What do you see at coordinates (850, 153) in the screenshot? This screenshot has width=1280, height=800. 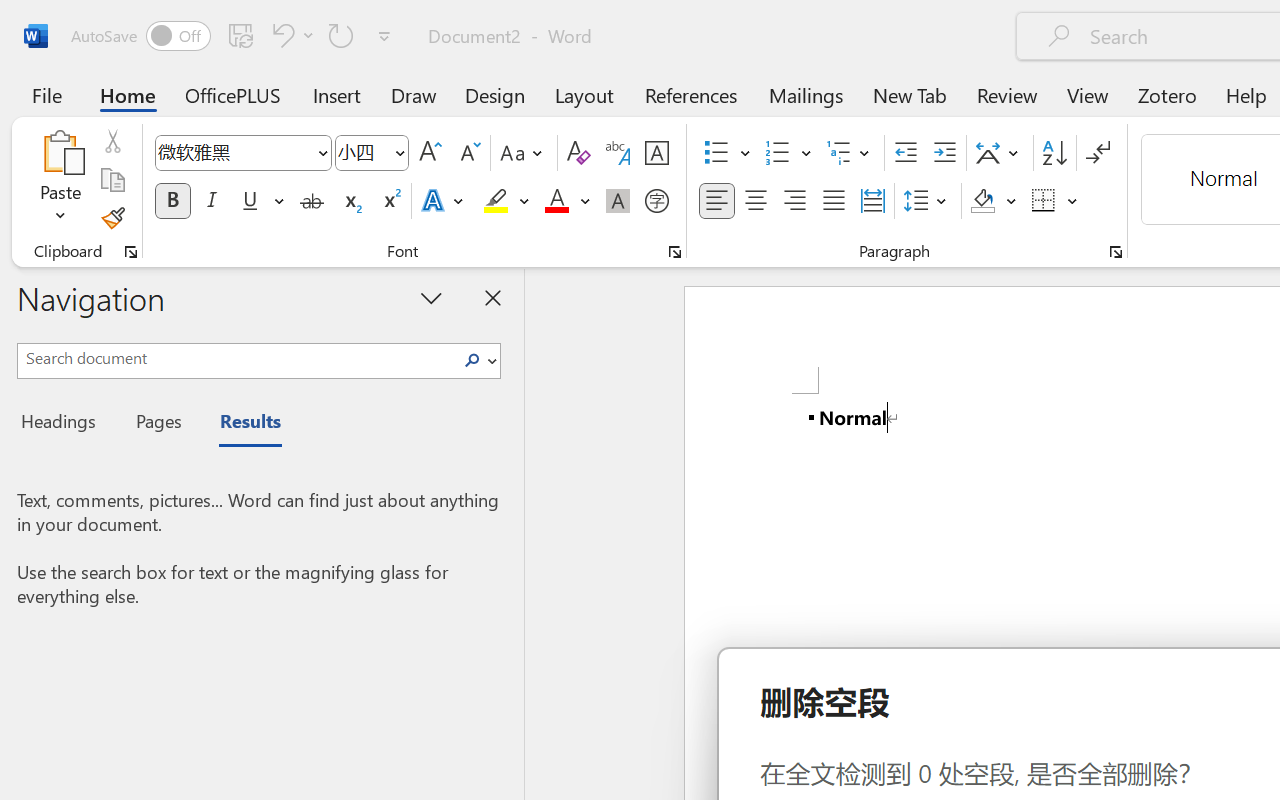 I see `'Multilevel List'` at bounding box center [850, 153].